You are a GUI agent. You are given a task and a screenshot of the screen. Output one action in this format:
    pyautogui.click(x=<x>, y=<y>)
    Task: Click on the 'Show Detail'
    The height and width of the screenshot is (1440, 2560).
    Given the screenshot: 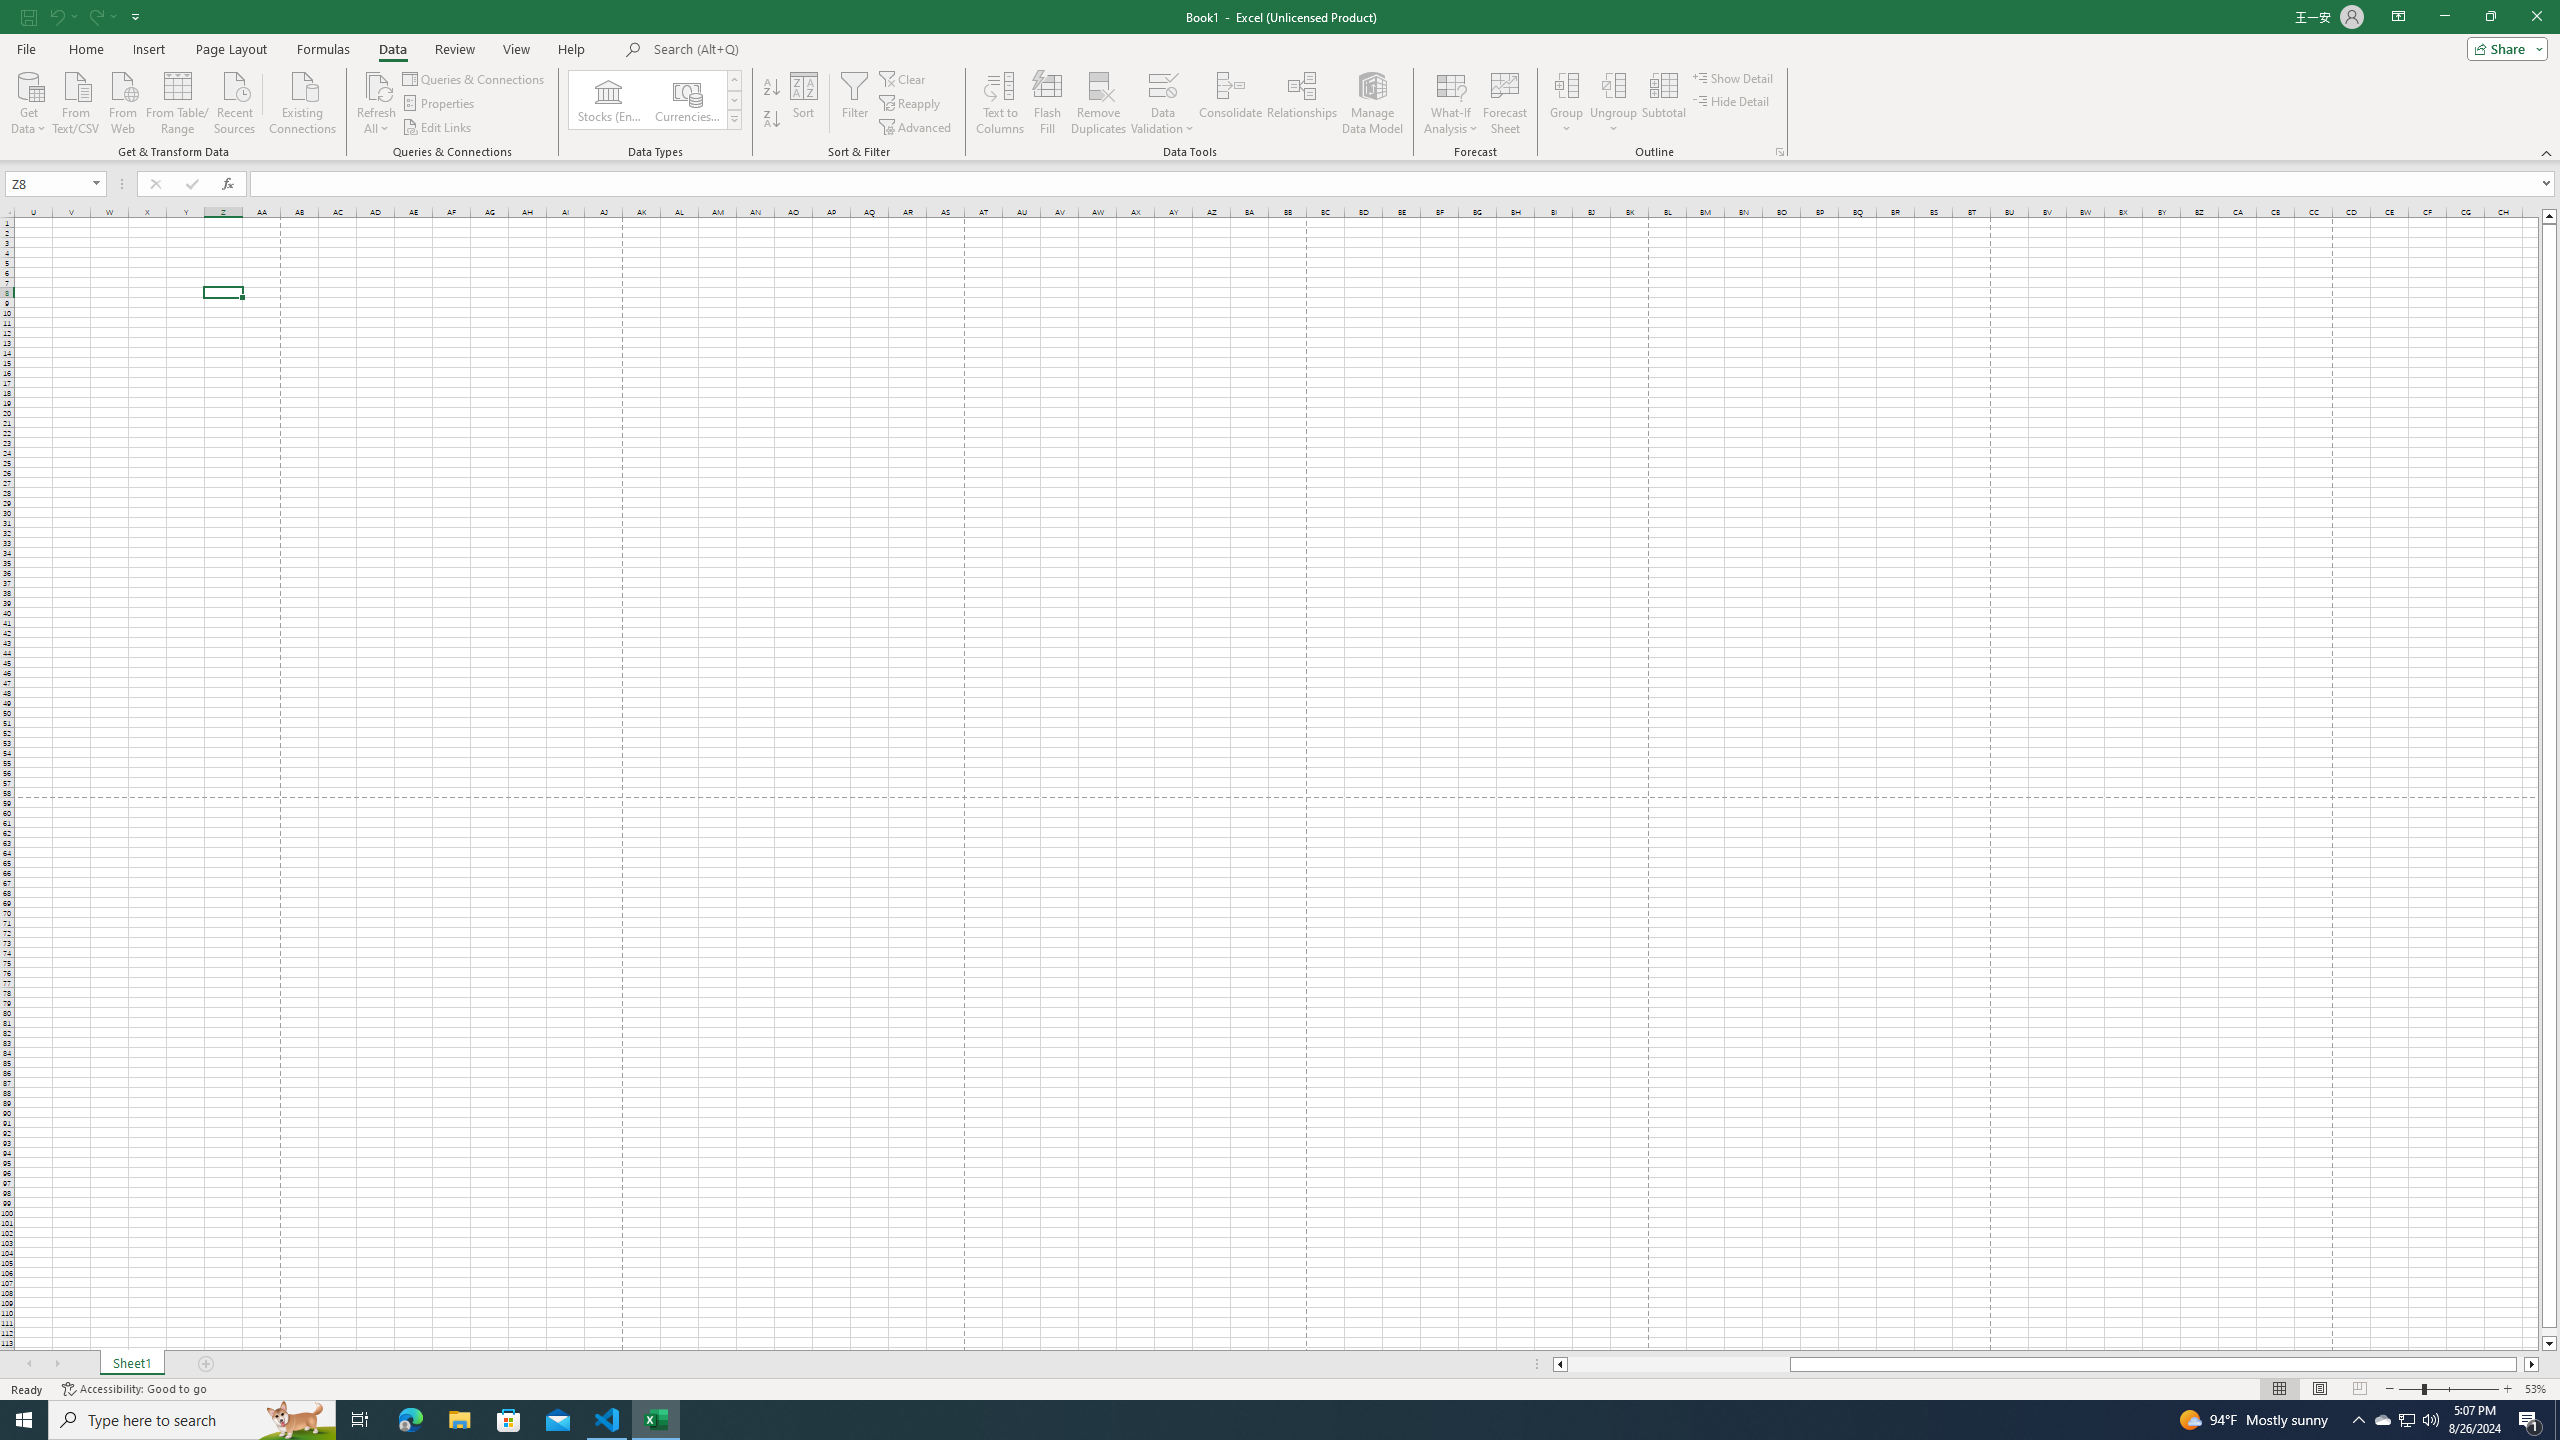 What is the action you would take?
    pyautogui.click(x=1733, y=77)
    